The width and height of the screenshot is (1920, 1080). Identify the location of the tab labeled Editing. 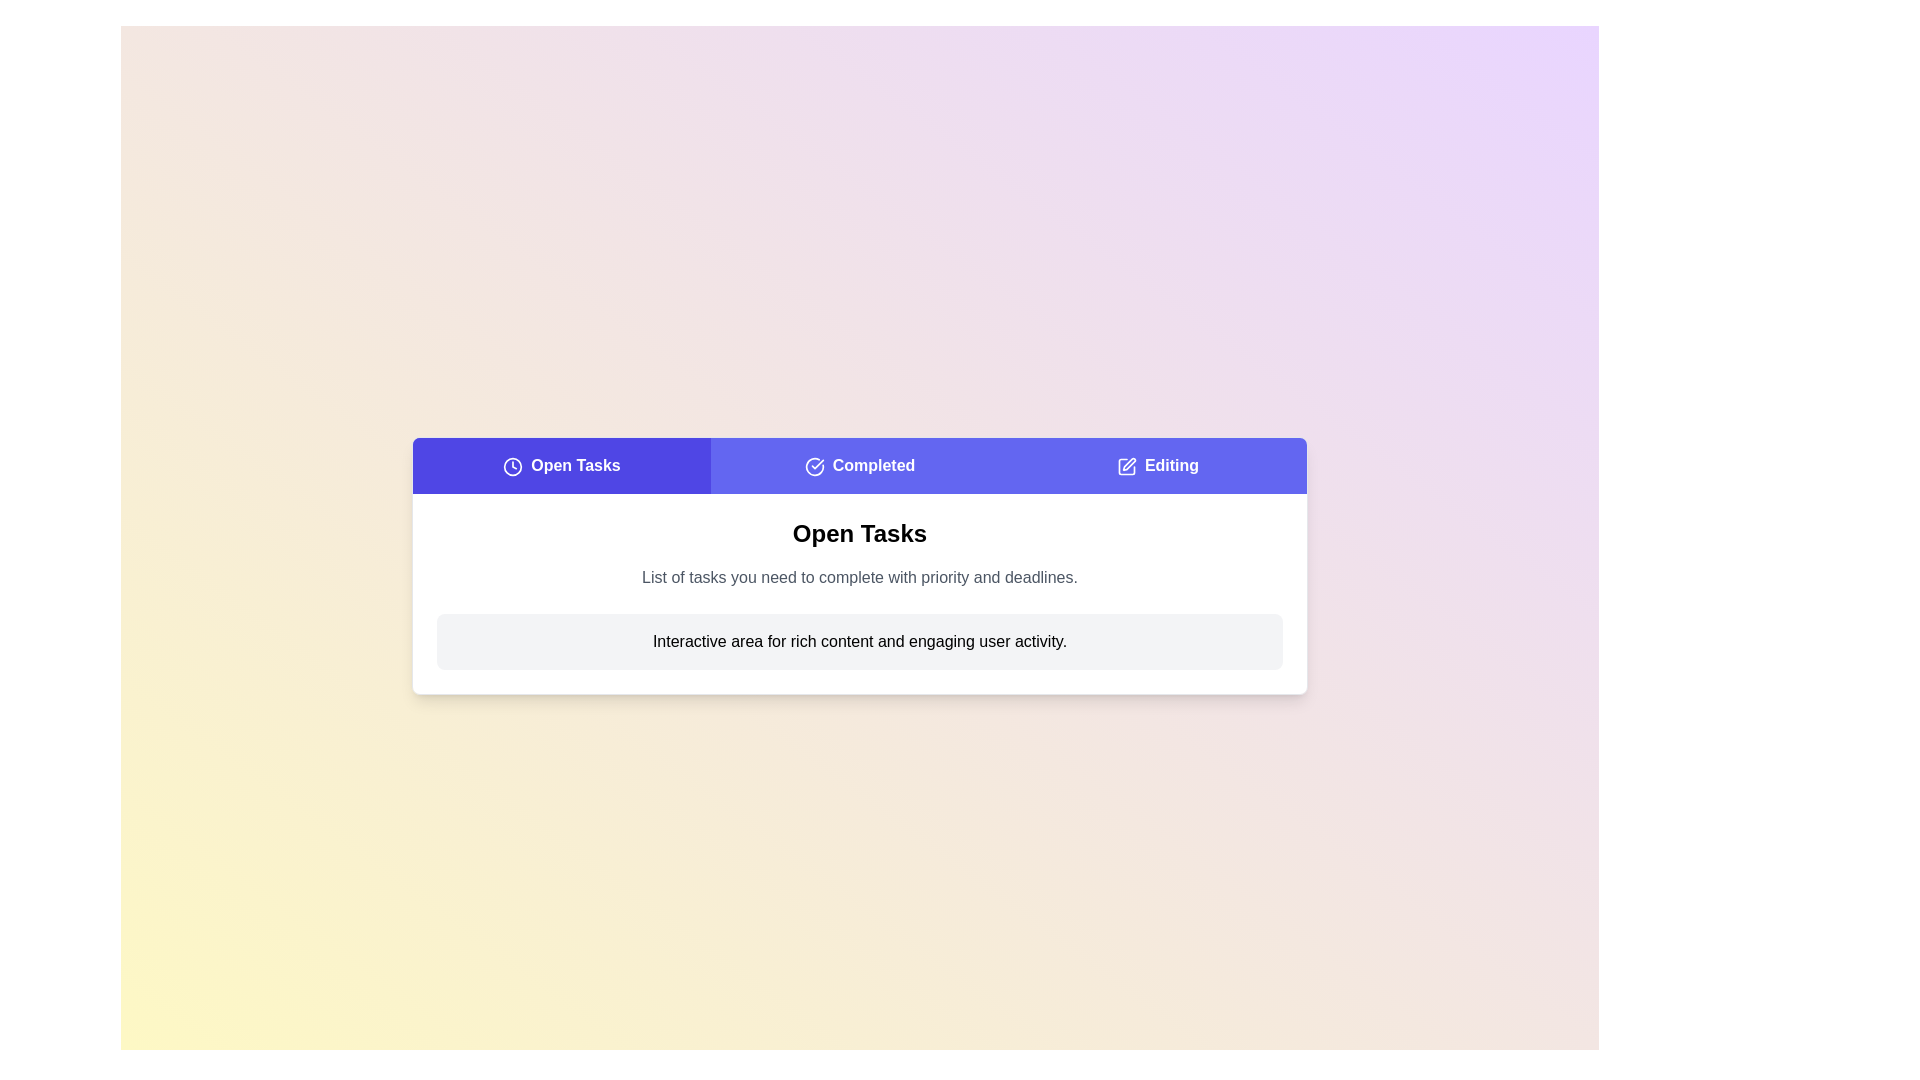
(1157, 466).